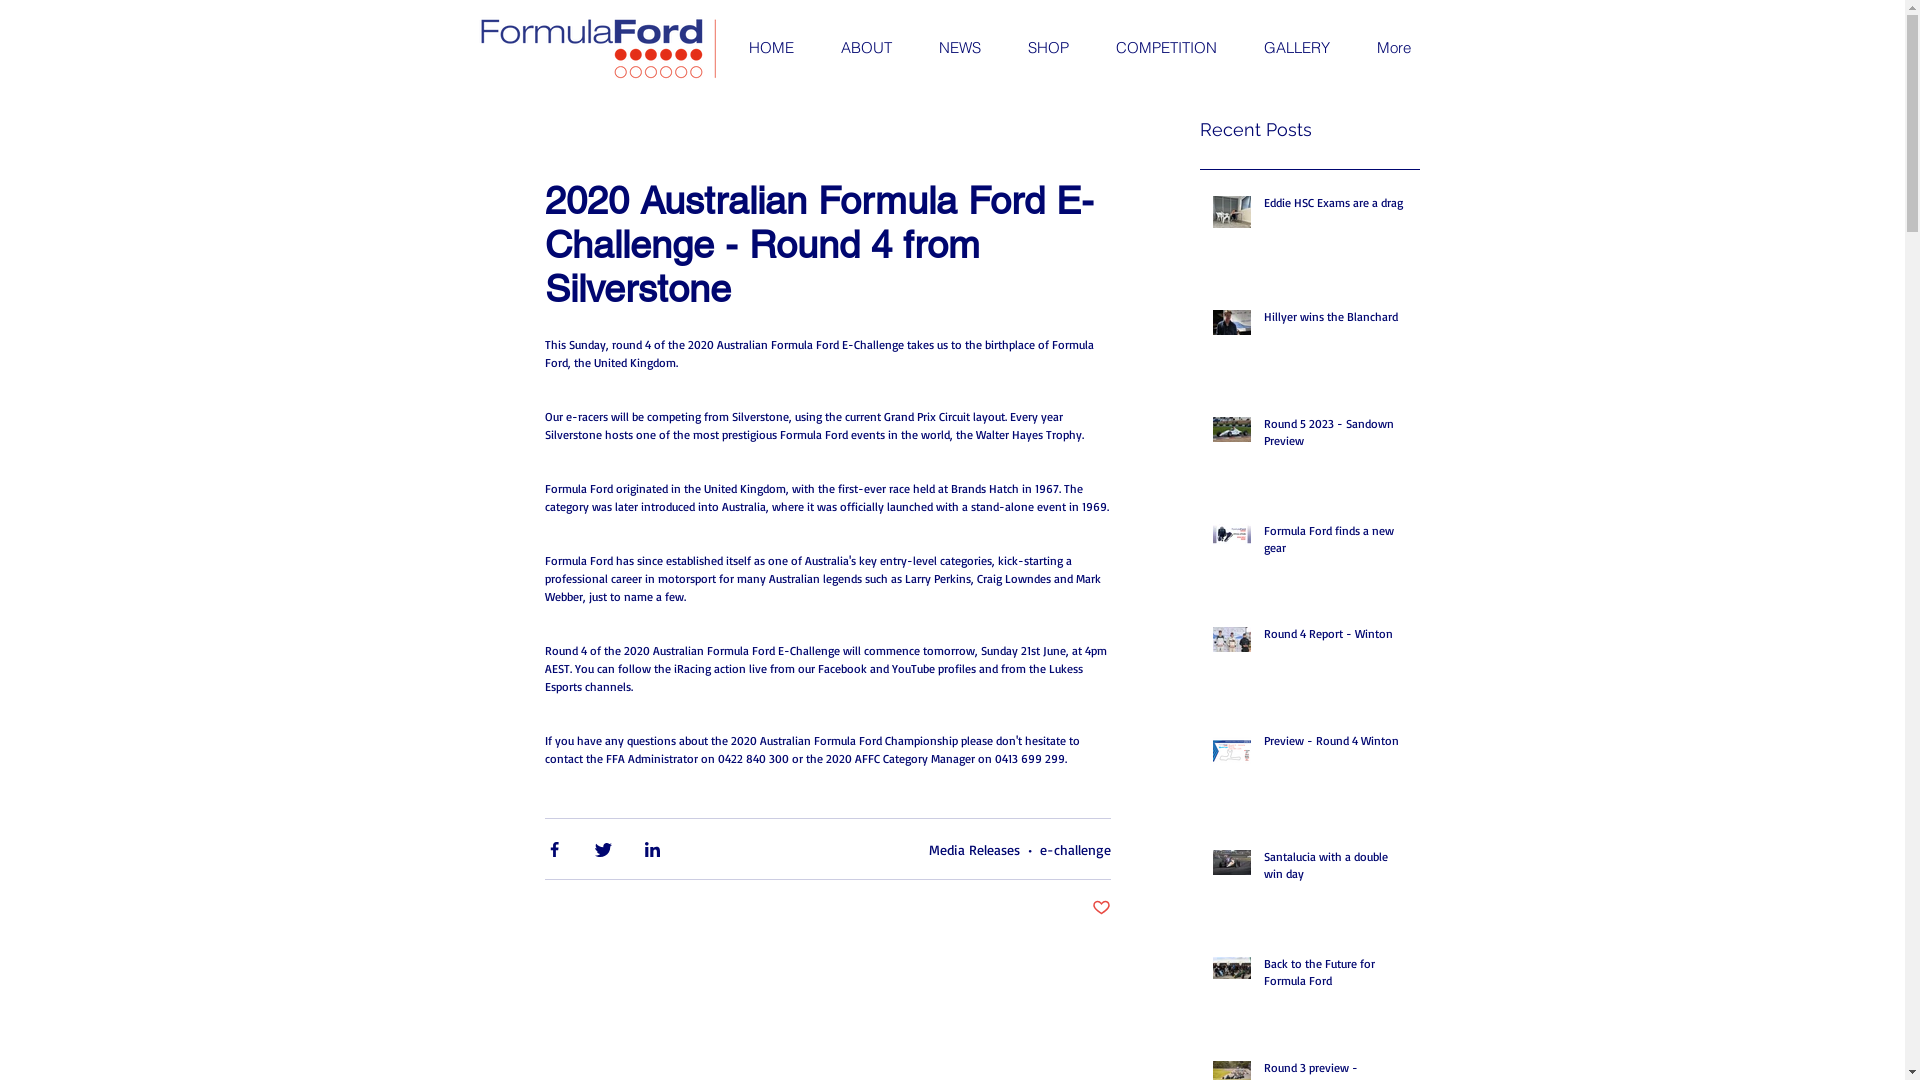 The width and height of the screenshot is (1920, 1080). What do you see at coordinates (1296, 46) in the screenshot?
I see `'GALLERY'` at bounding box center [1296, 46].